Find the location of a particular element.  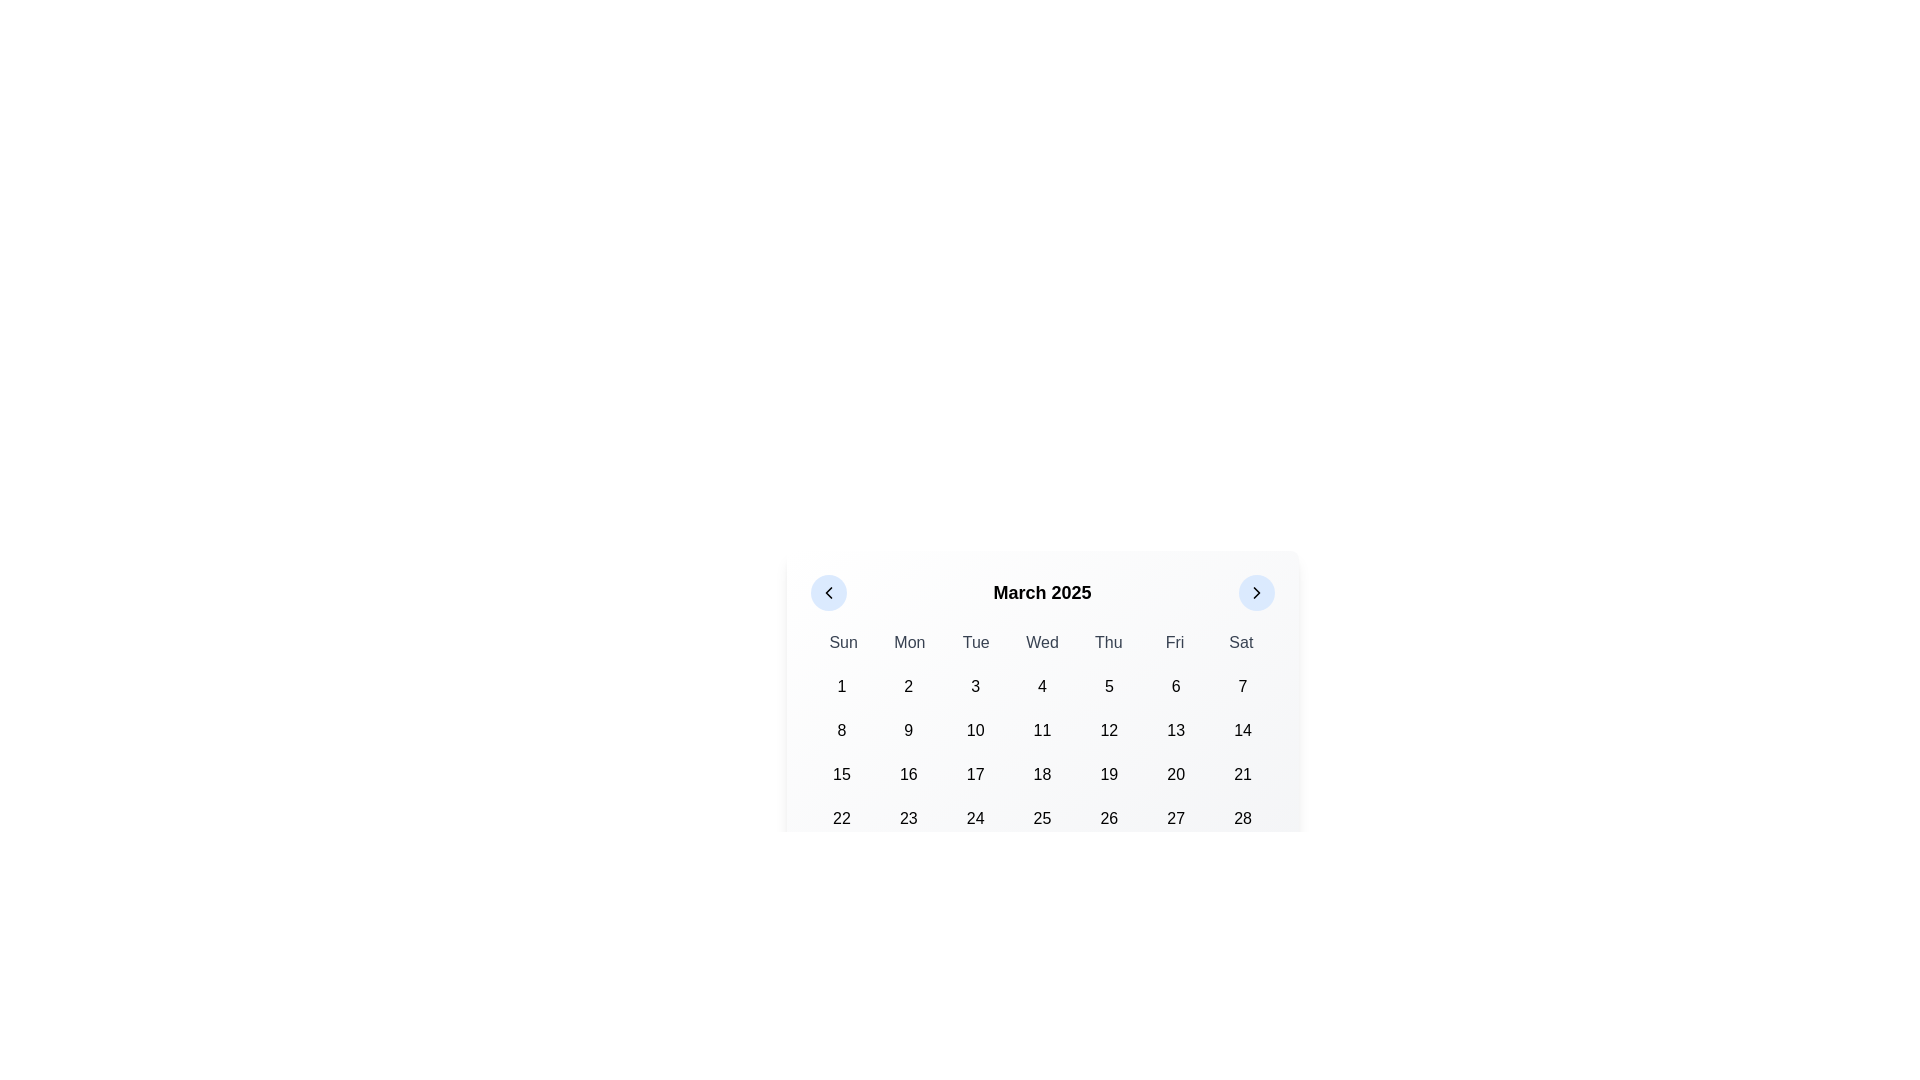

the button representing the second day of the month in the calendar interface is located at coordinates (907, 685).